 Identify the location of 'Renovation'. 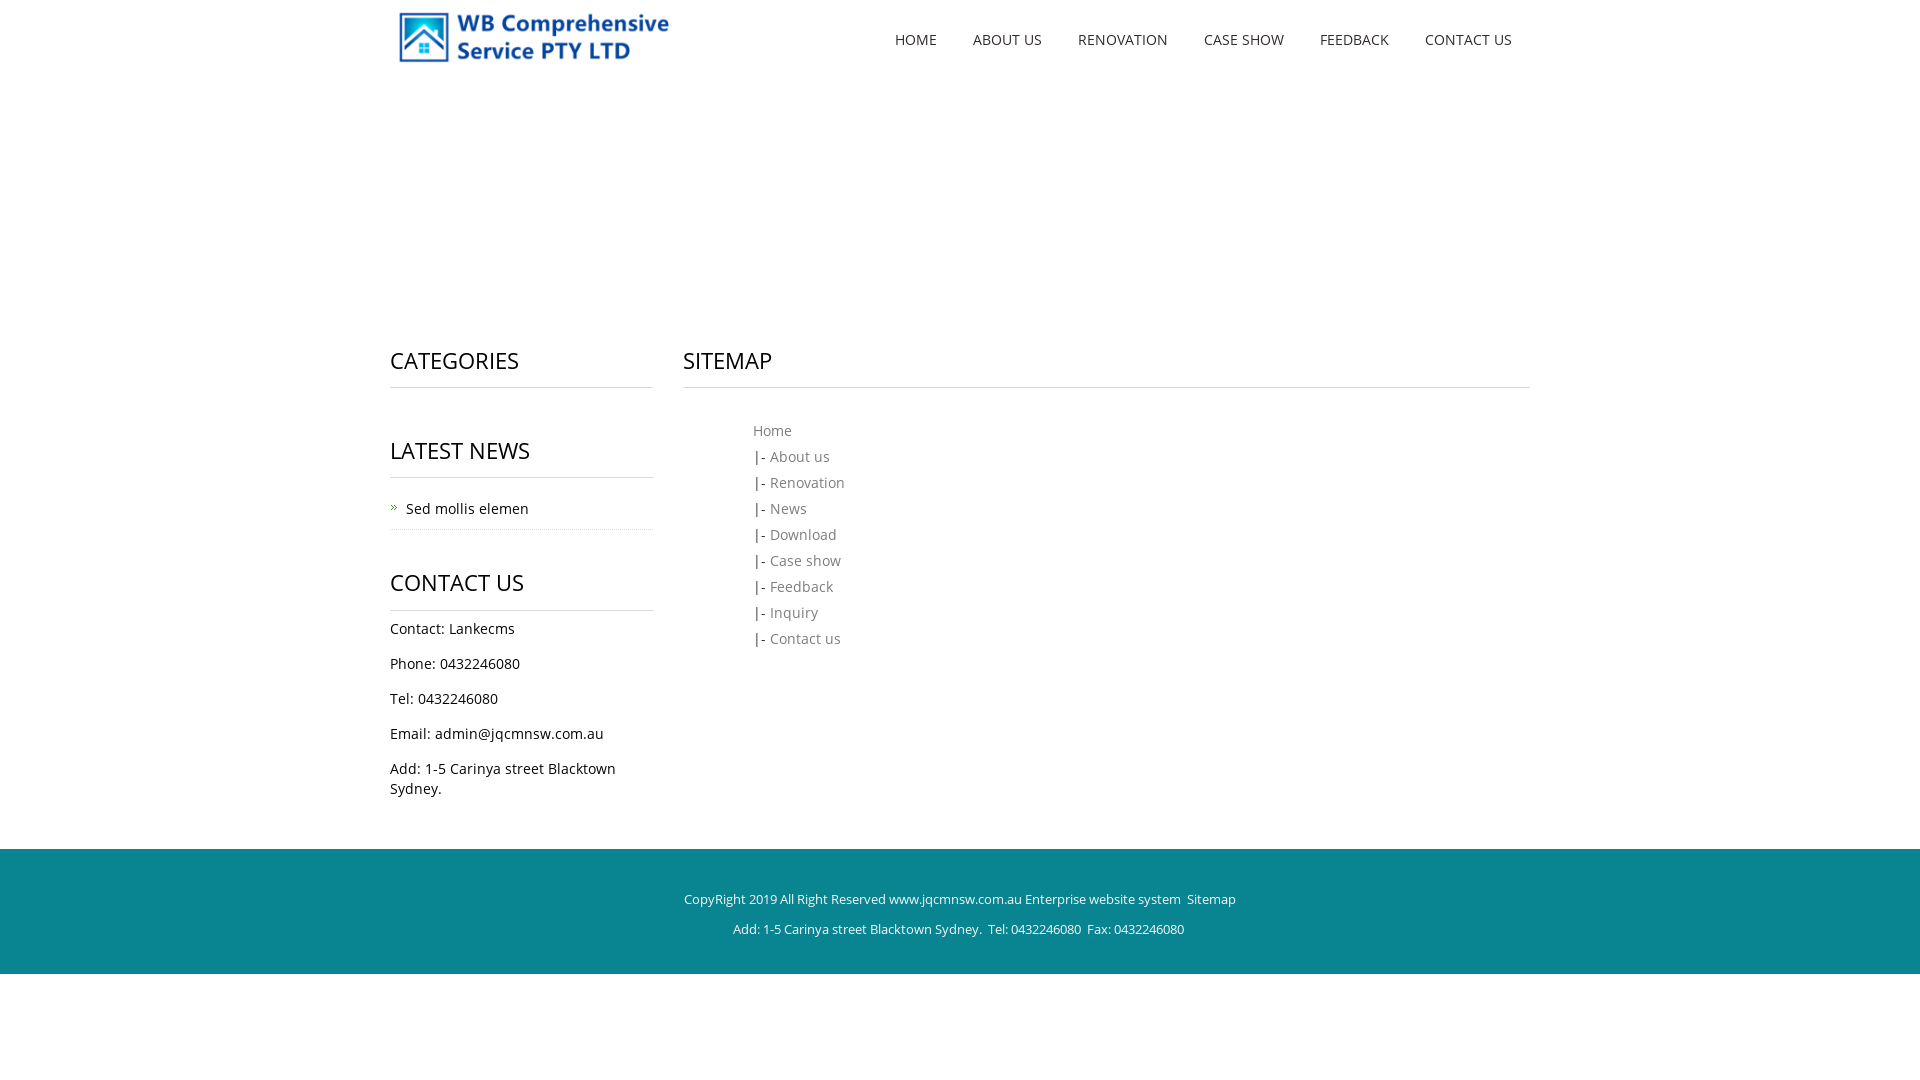
(807, 482).